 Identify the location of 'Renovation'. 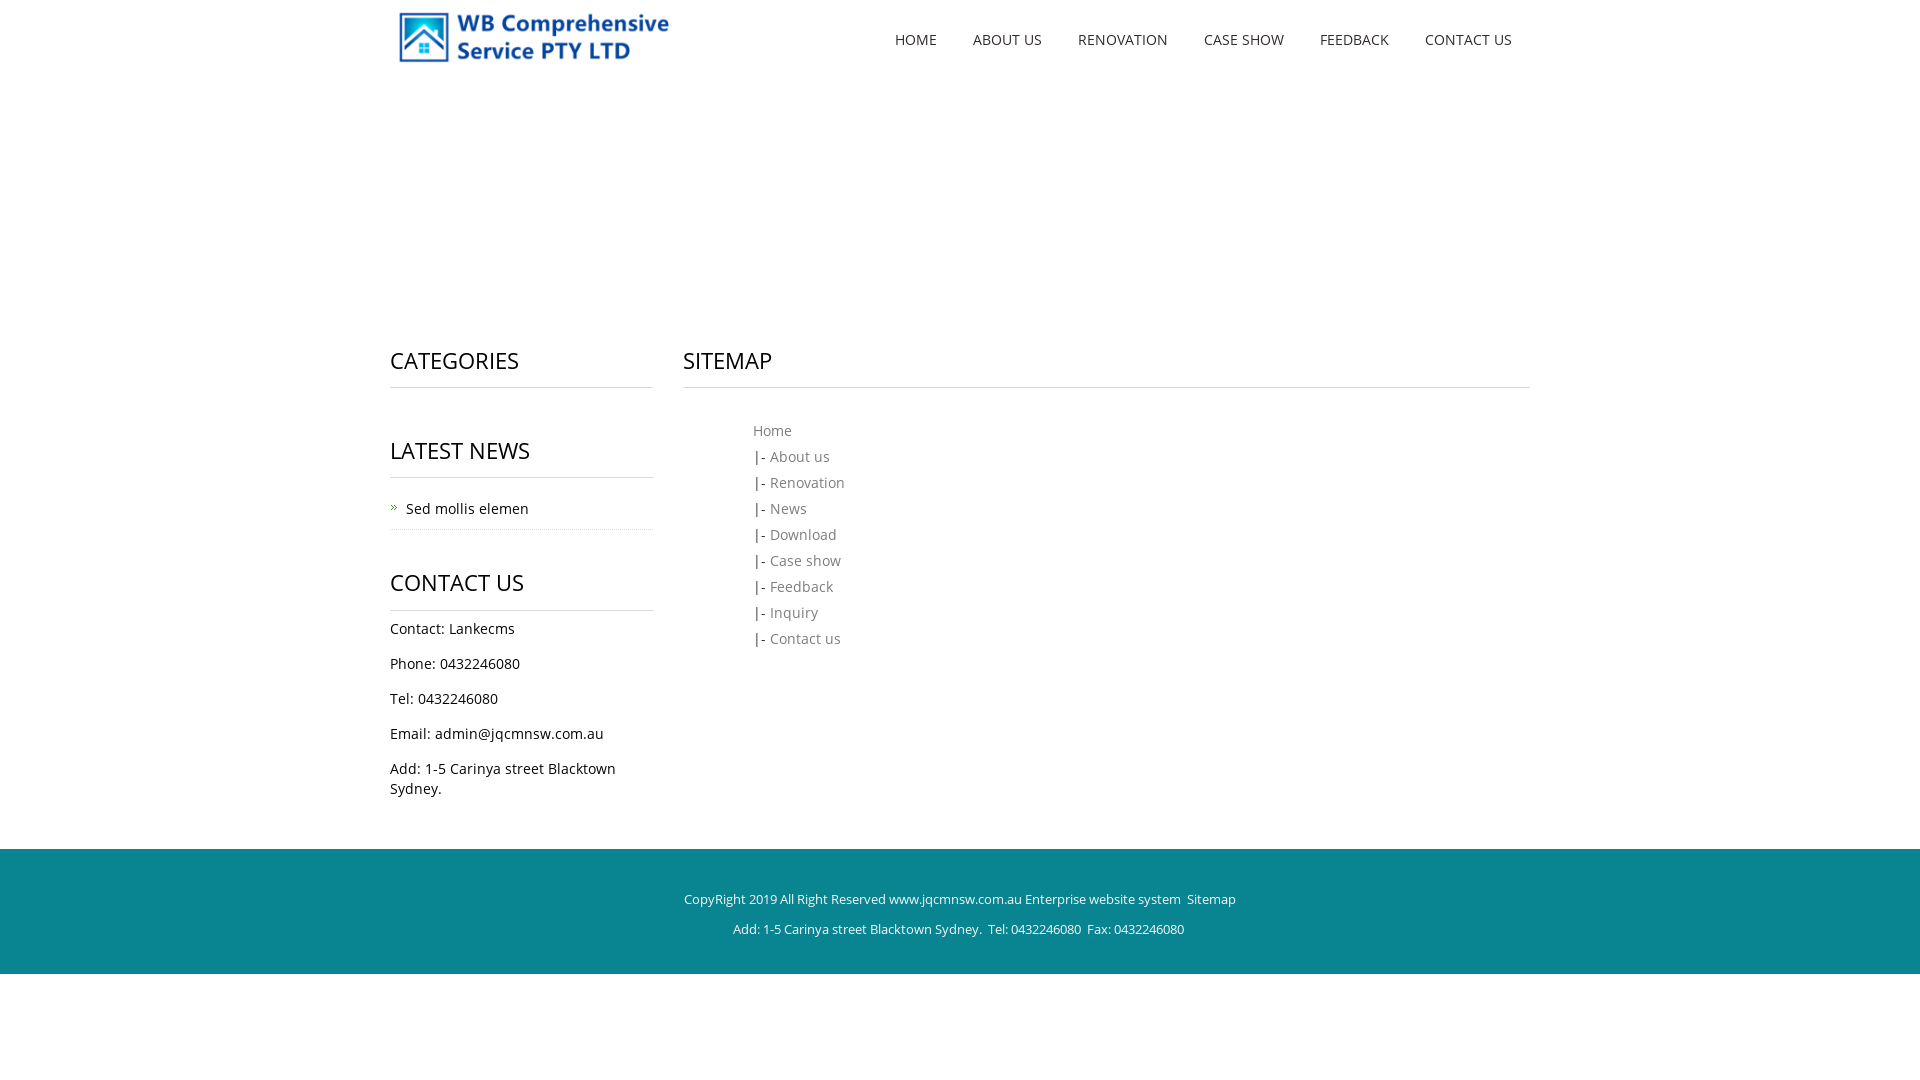
(807, 482).